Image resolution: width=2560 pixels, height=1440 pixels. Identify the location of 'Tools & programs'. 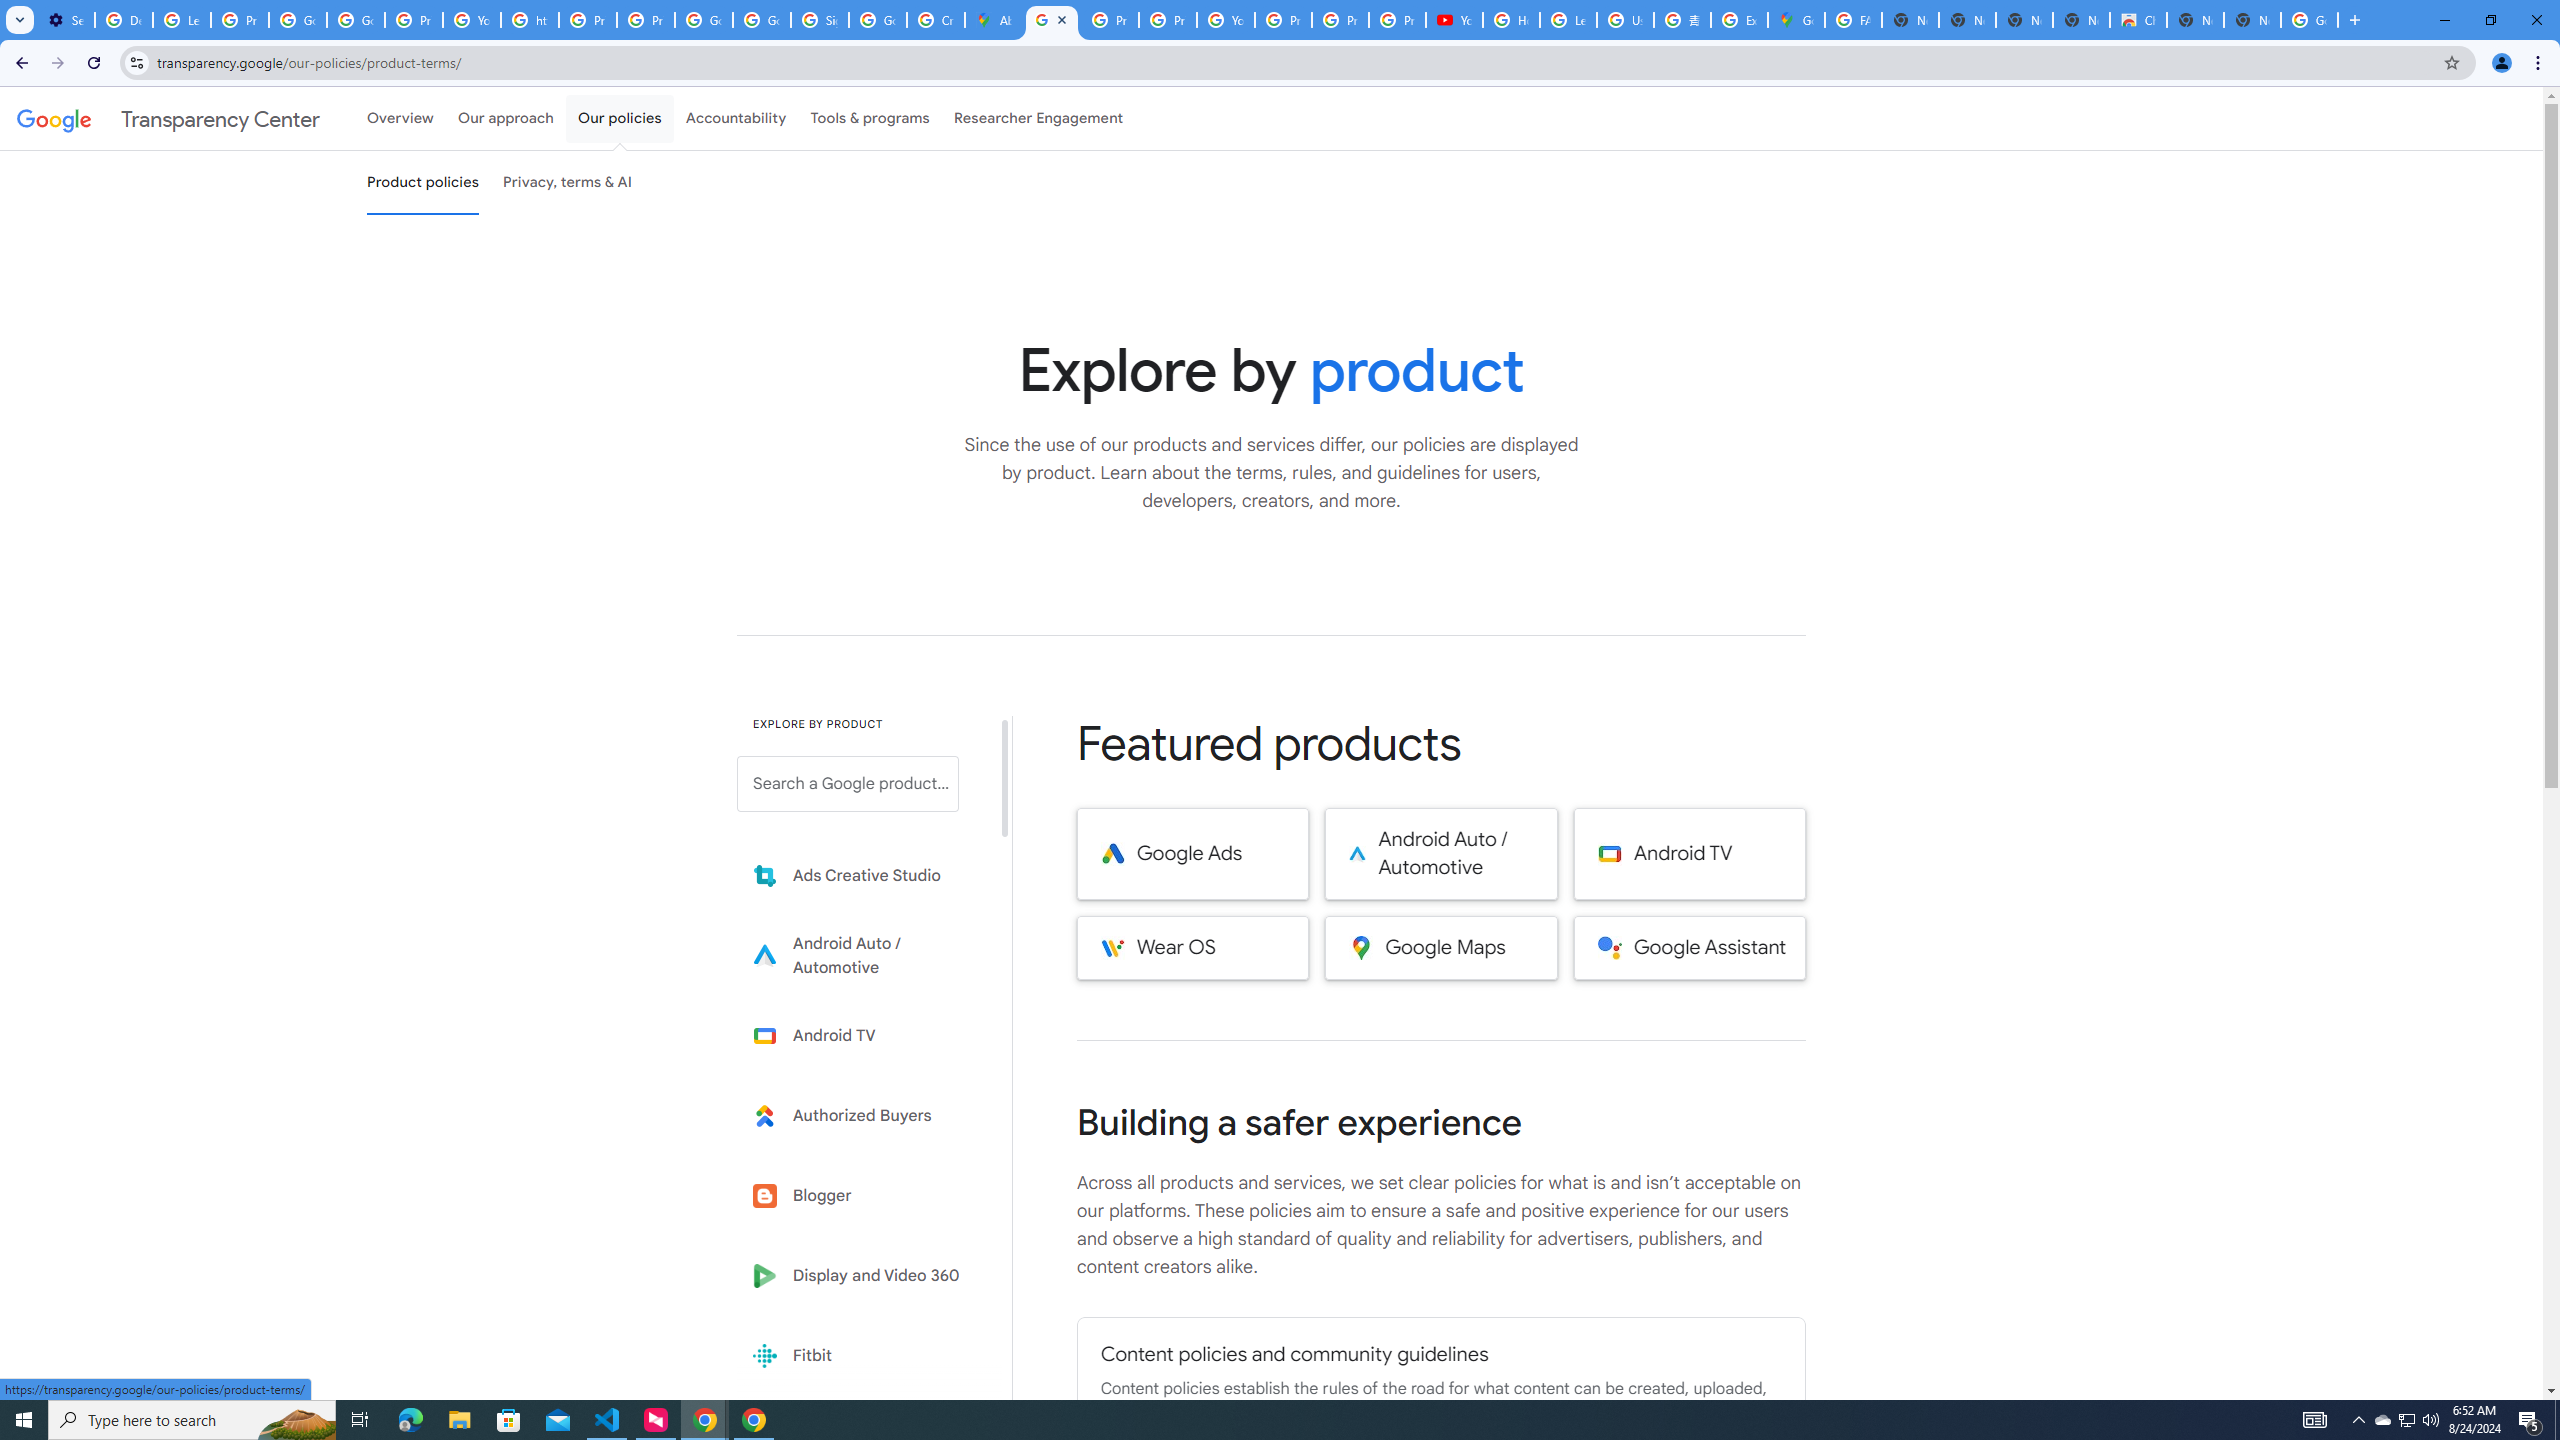
(869, 118).